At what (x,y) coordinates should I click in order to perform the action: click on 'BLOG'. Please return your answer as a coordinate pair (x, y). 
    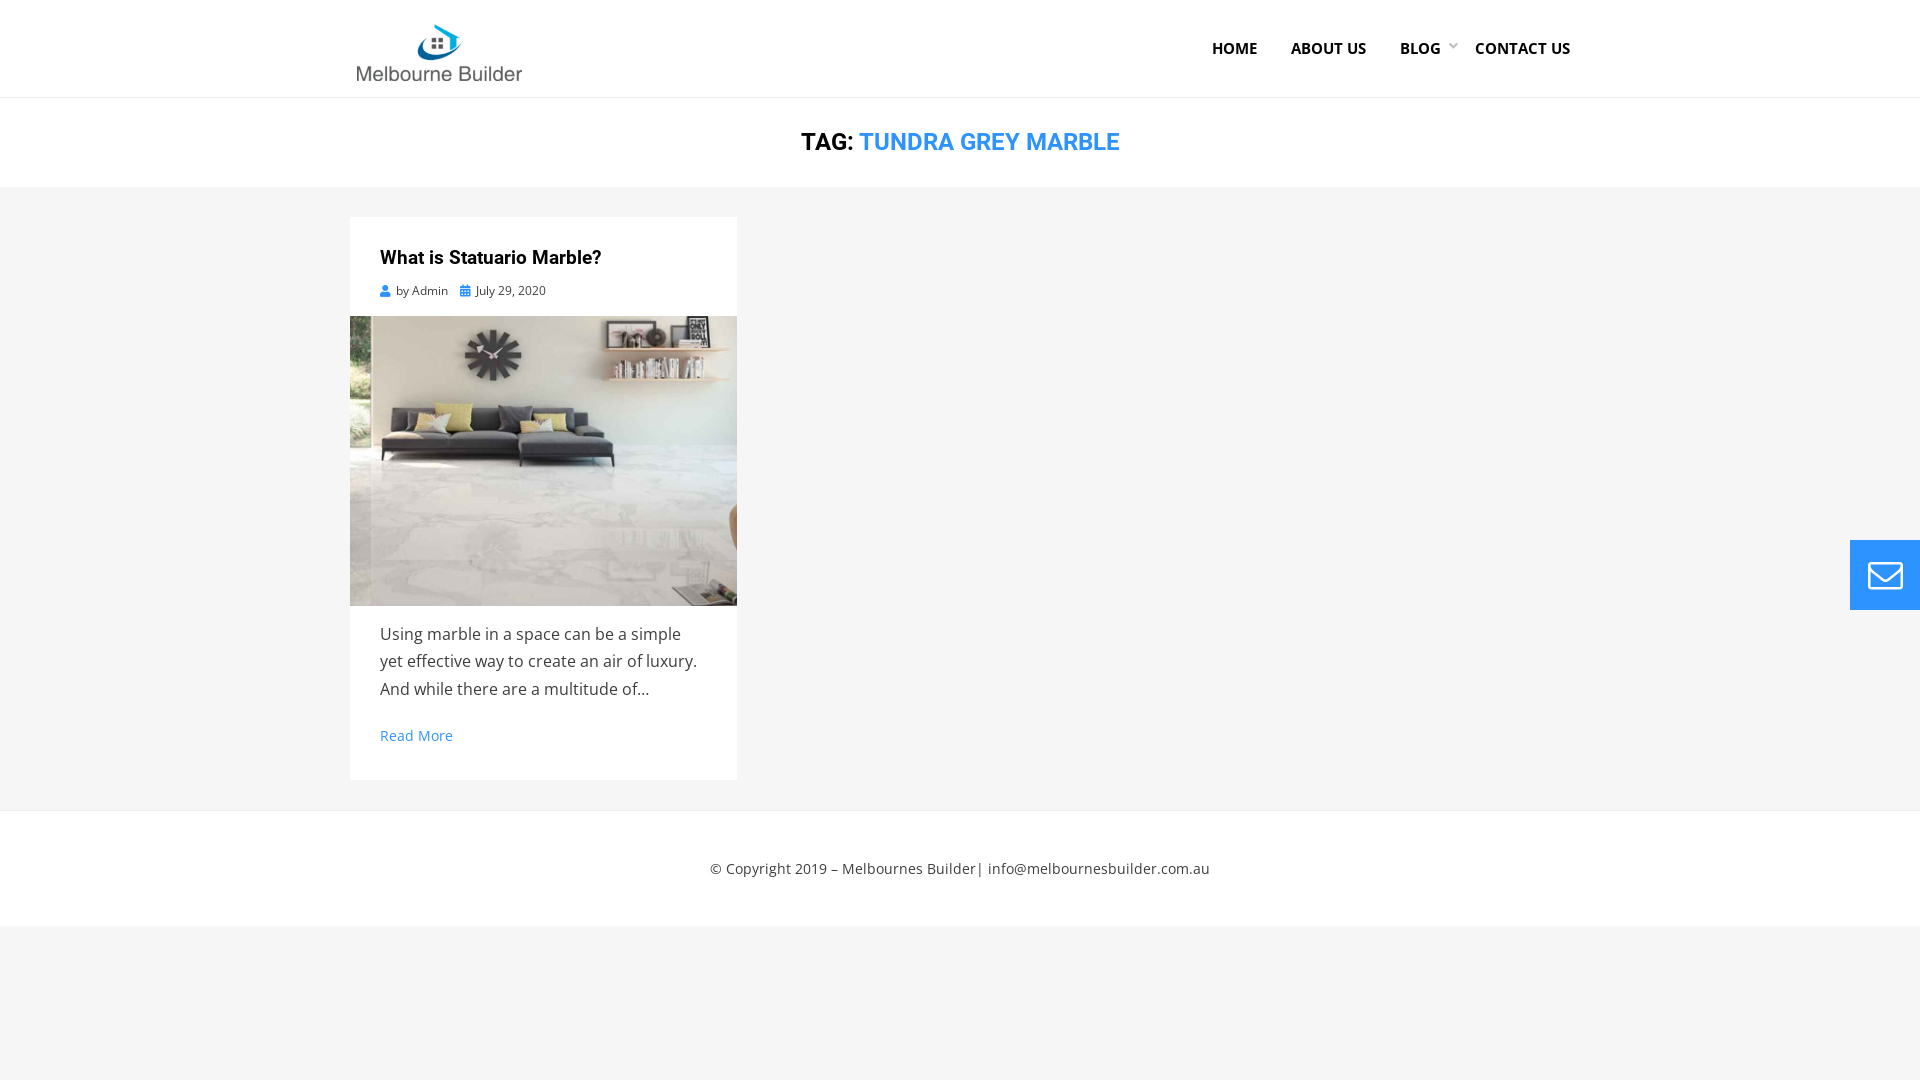
    Looking at the image, I should click on (1419, 47).